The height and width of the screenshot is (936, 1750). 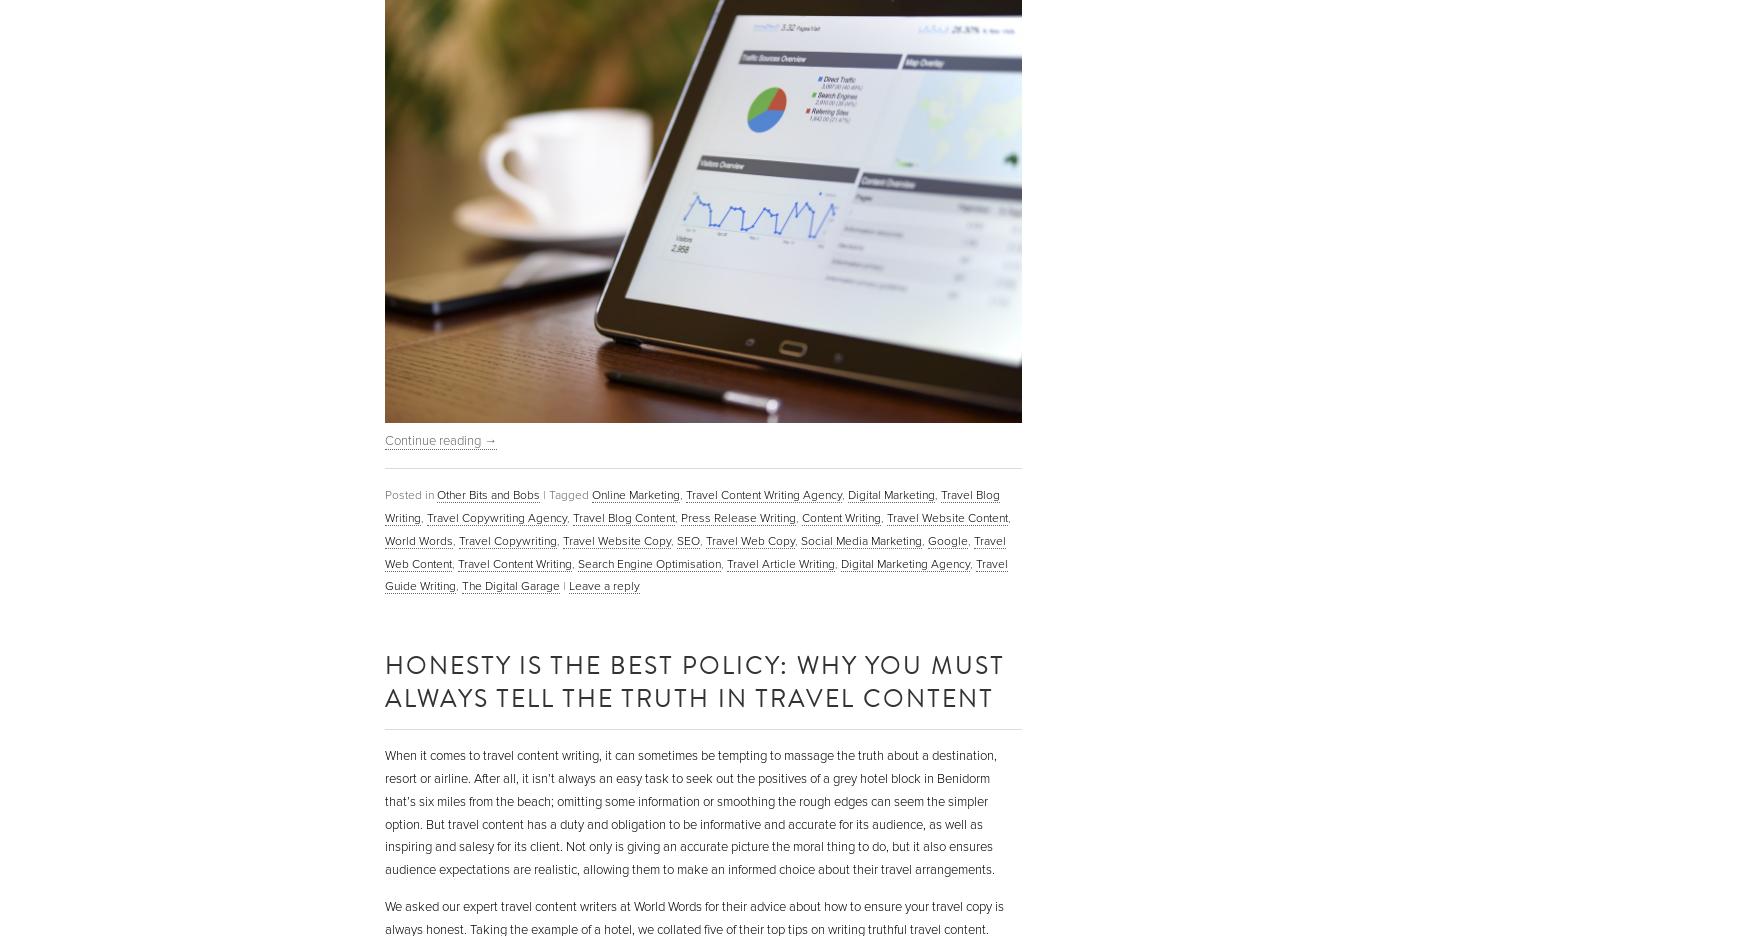 I want to click on 'Travel Content Writing', so click(x=514, y=562).